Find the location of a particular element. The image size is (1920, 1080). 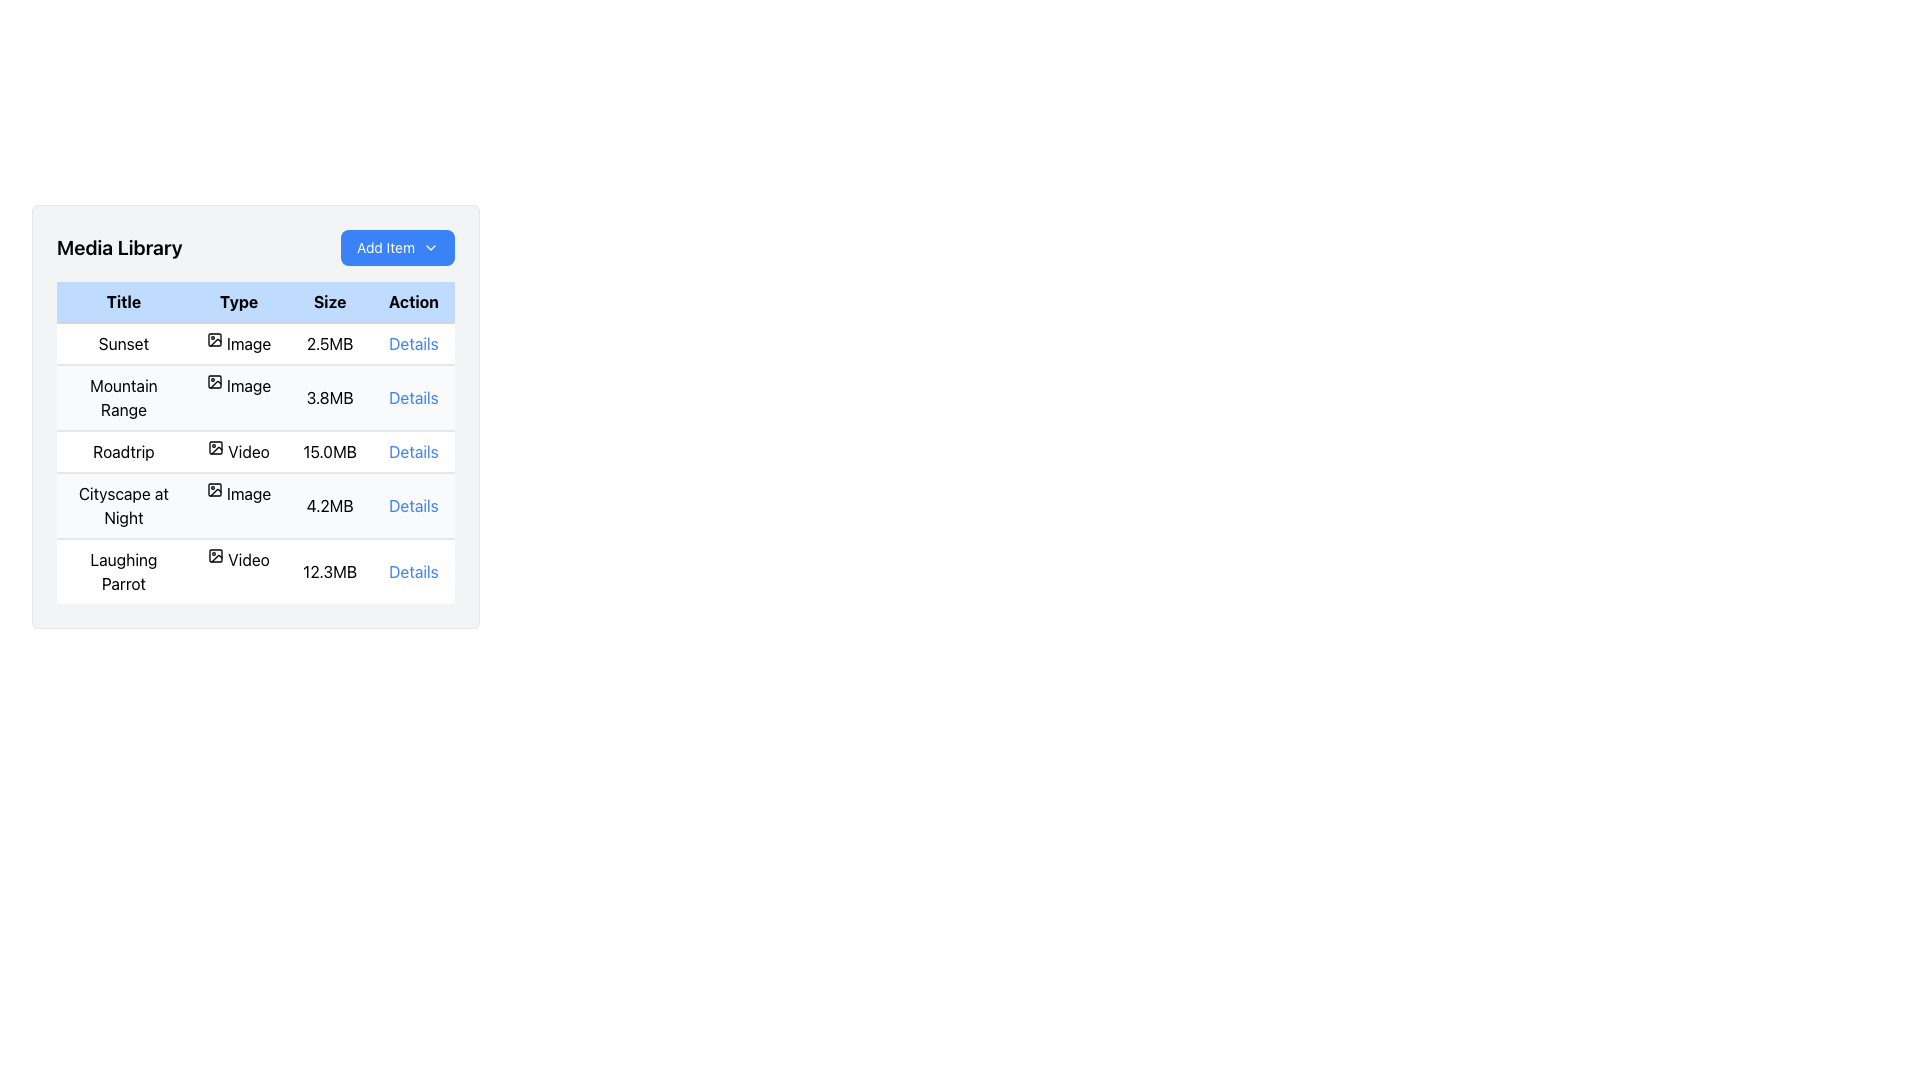

the SVG Icon in the 'Type' column of the row labeled 'Cityscape at Night' to indicate that the associated item is of the 'Image' type is located at coordinates (214, 489).